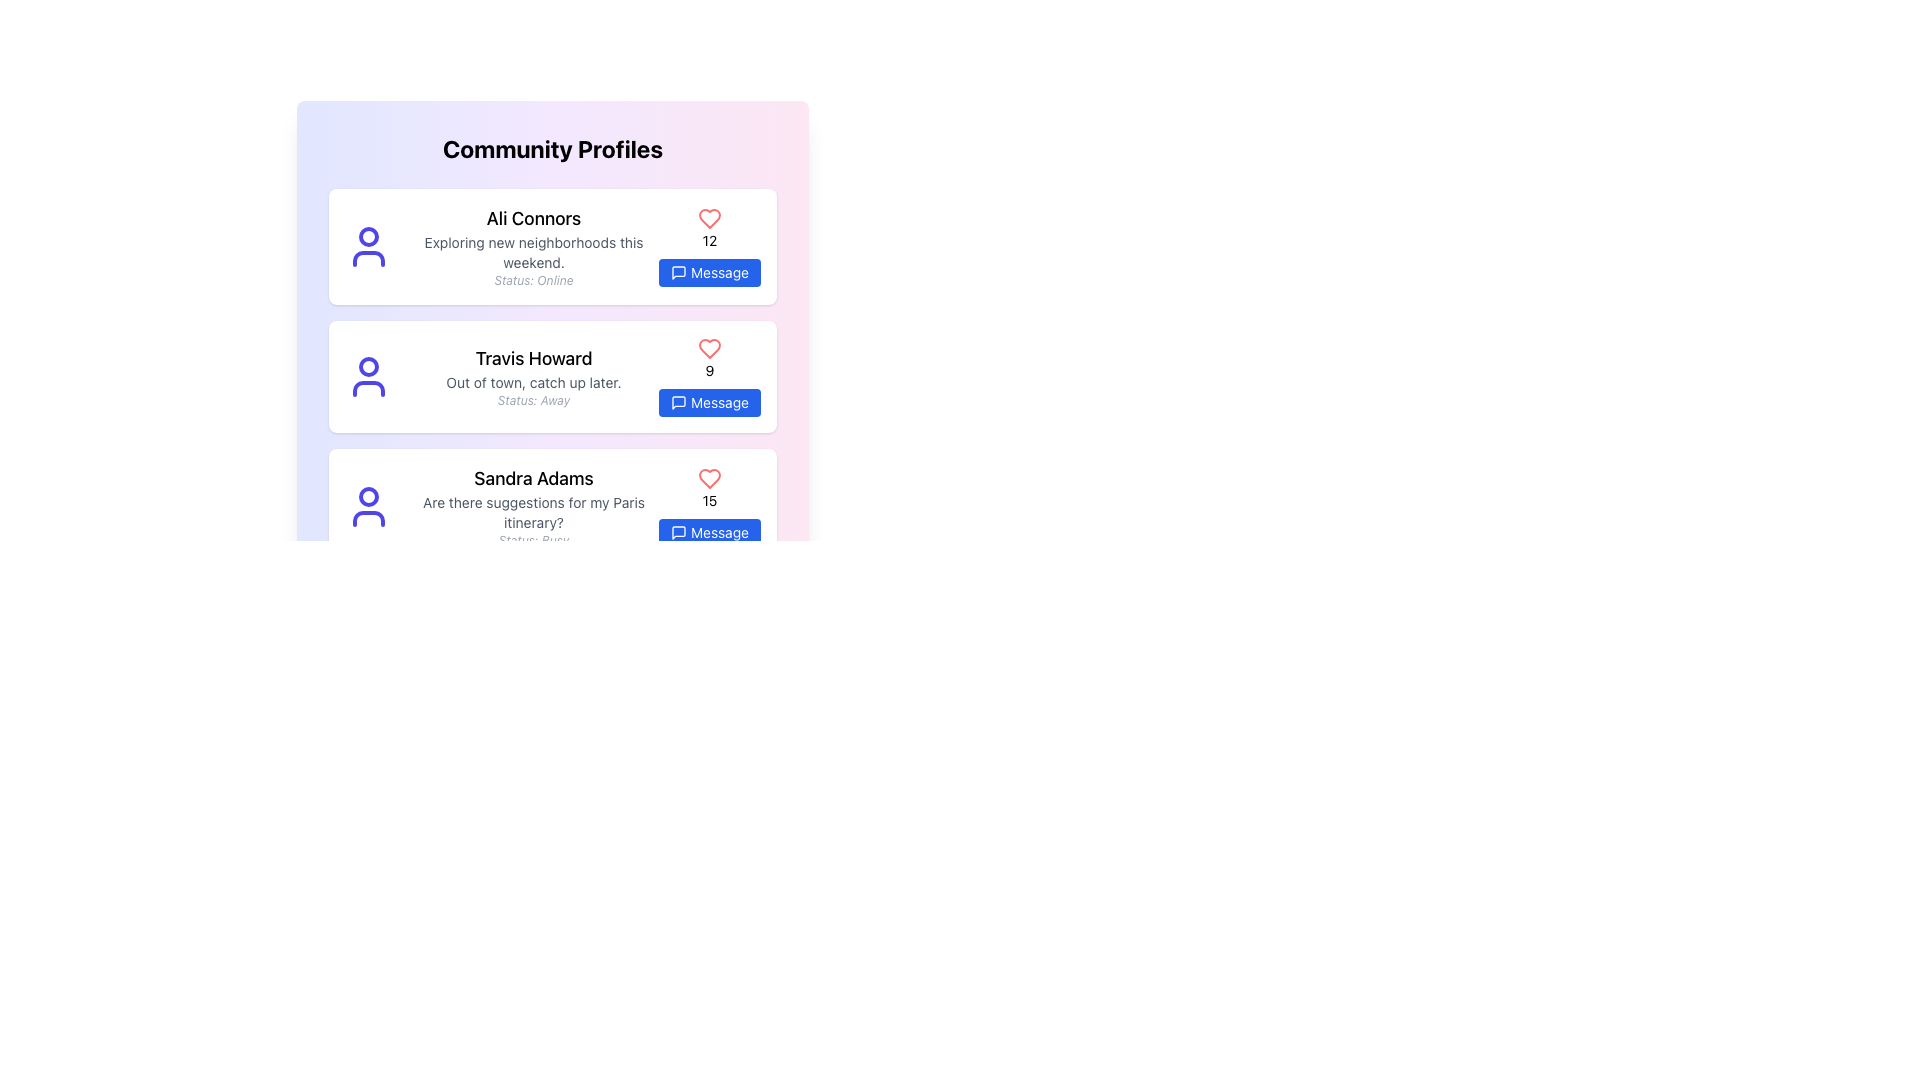  What do you see at coordinates (533, 357) in the screenshot?
I see `text component displaying the name 'Travis Howard' which is centrally located in the second card of the 'Community Profiles' section` at bounding box center [533, 357].